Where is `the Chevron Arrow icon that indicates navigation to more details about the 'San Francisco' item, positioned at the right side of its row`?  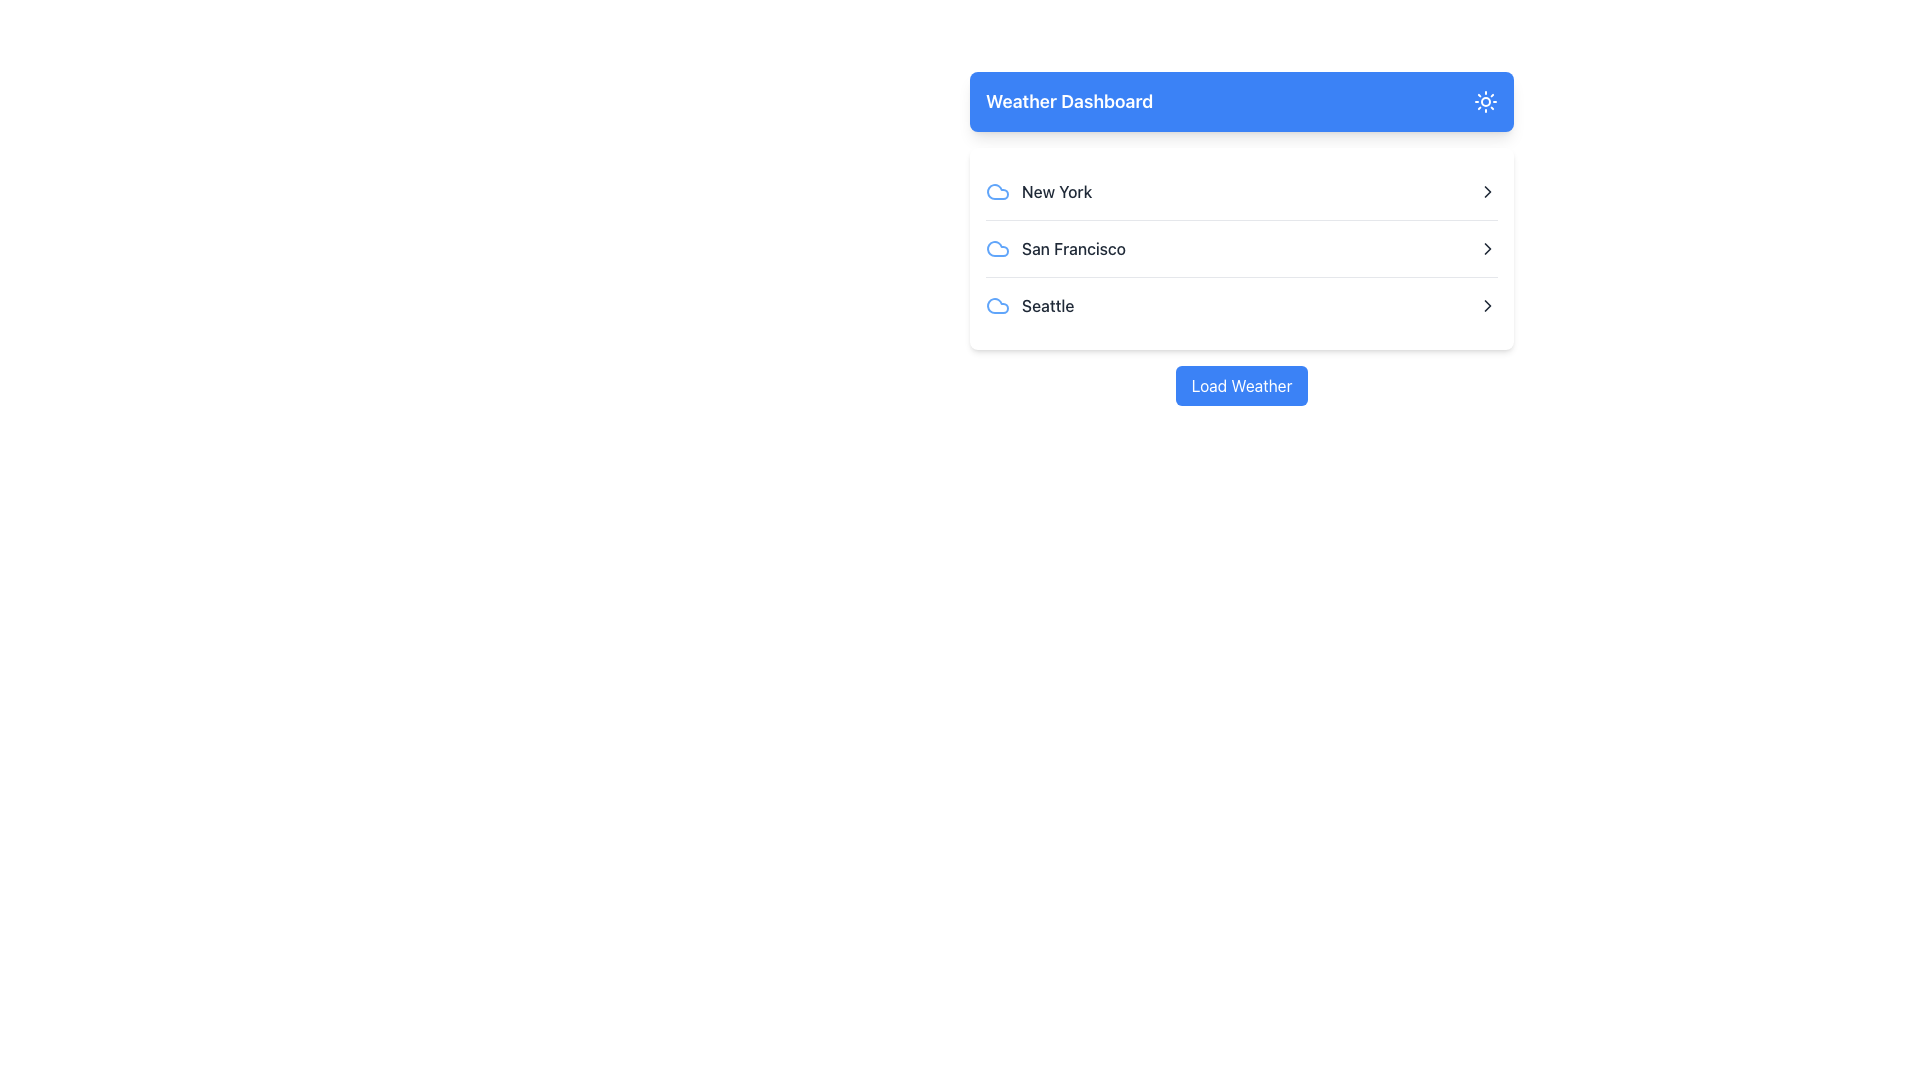
the Chevron Arrow icon that indicates navigation to more details about the 'San Francisco' item, positioned at the right side of its row is located at coordinates (1488, 248).